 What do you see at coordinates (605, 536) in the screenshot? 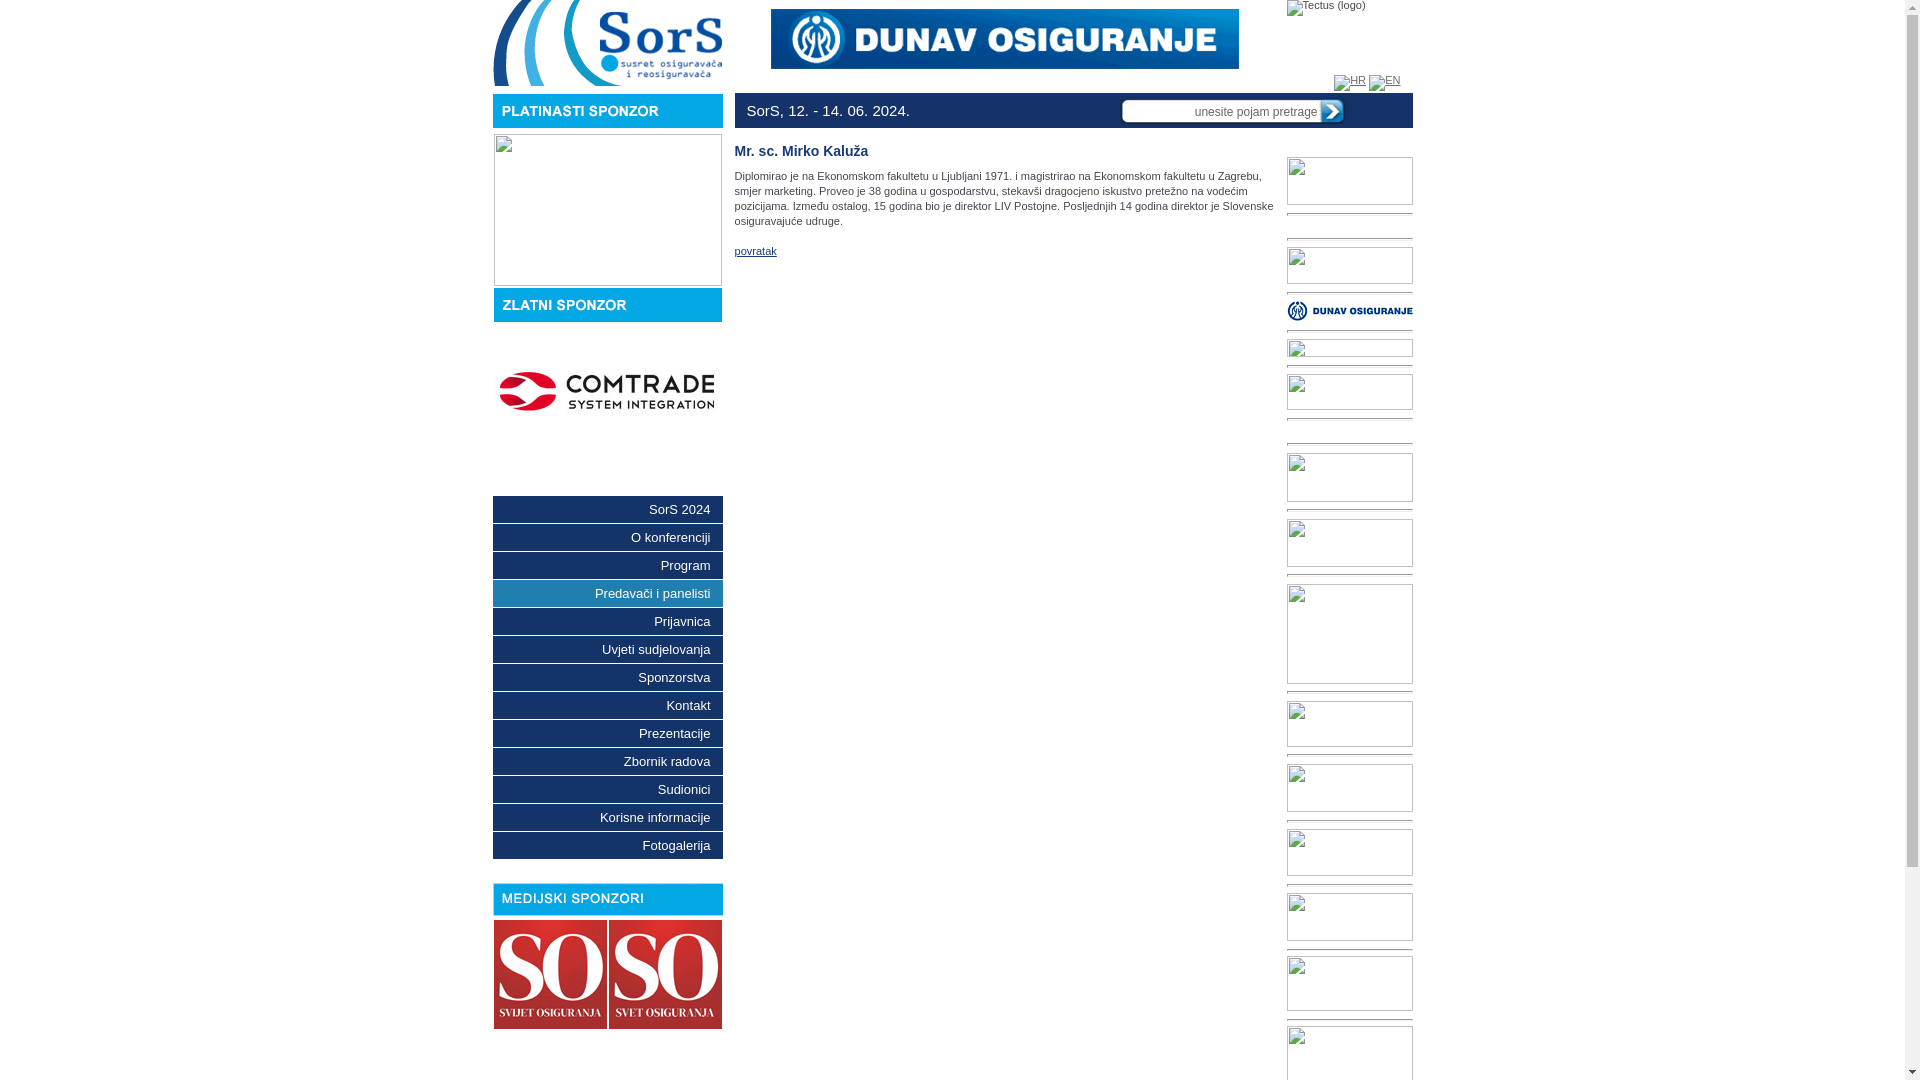
I see `'O konferenciji'` at bounding box center [605, 536].